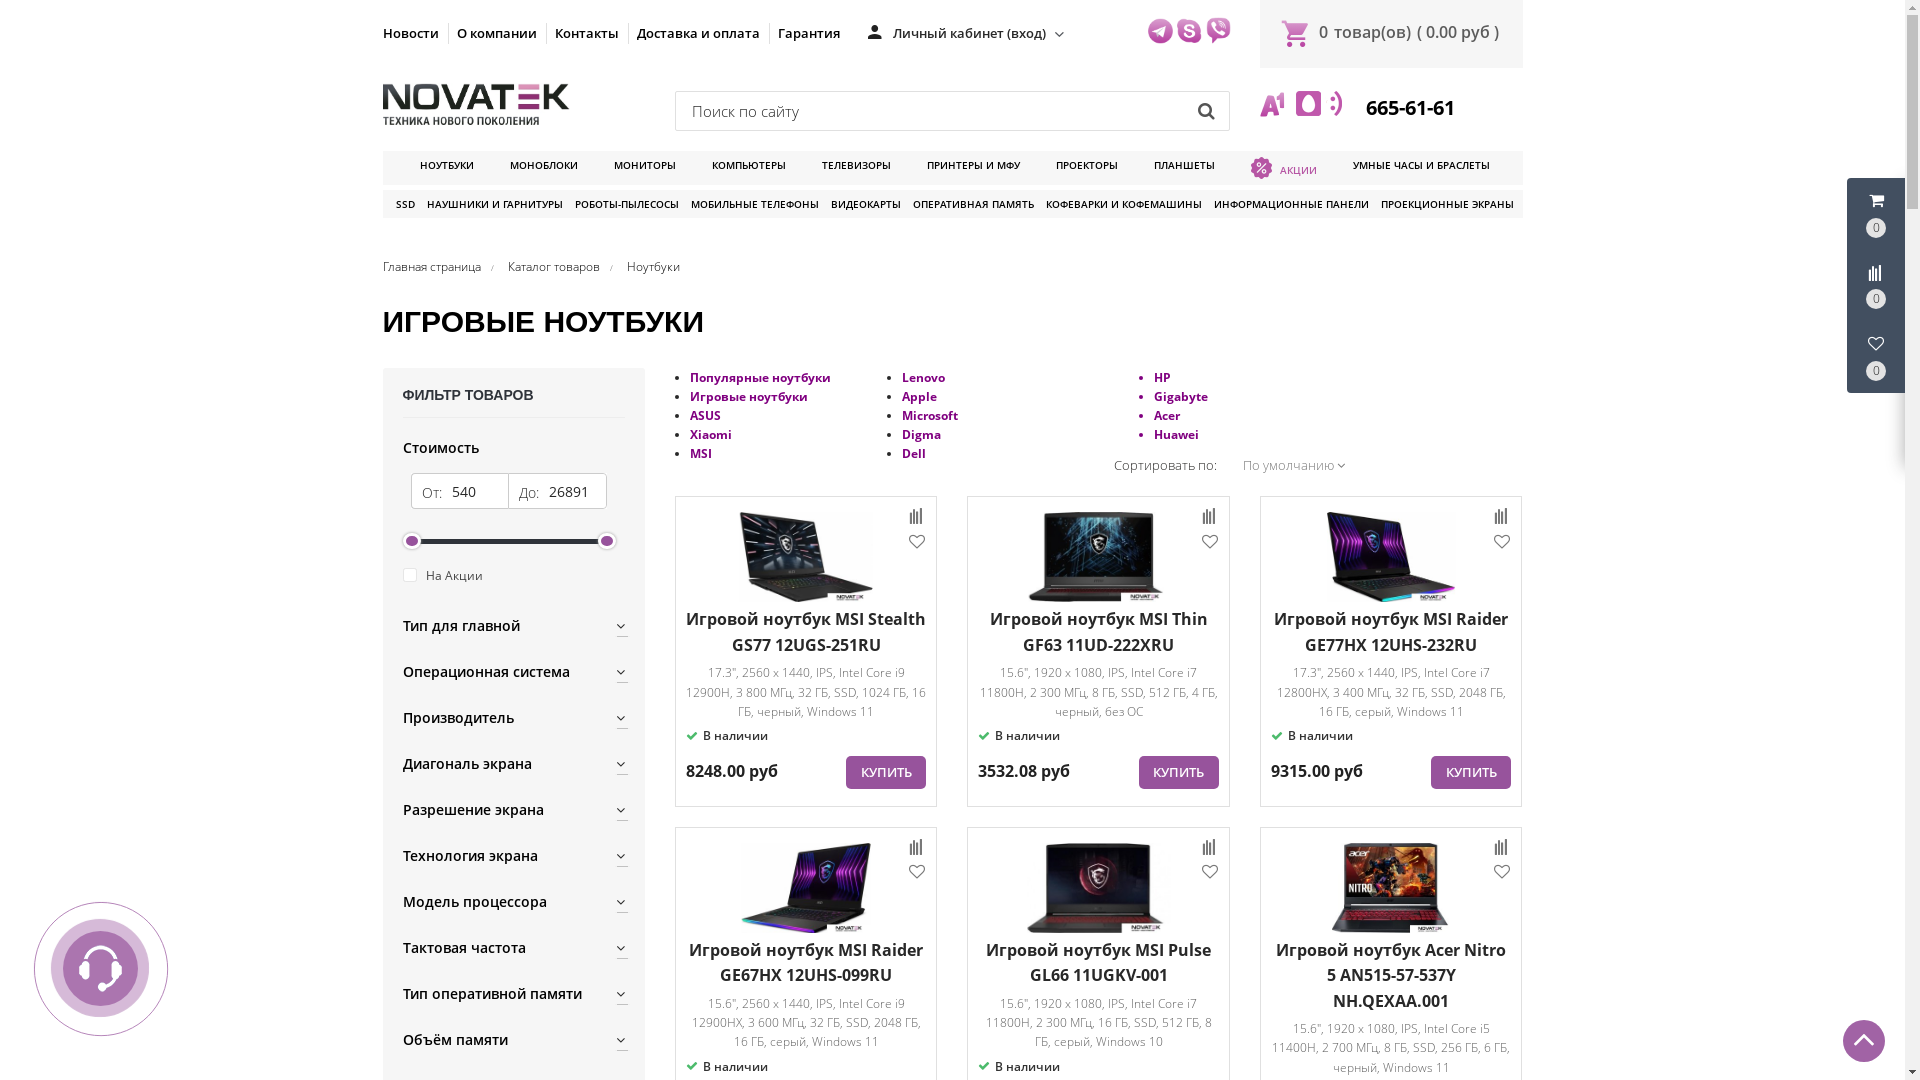 This screenshot has height=1080, width=1920. What do you see at coordinates (1406, 107) in the screenshot?
I see `' 665-61-61'` at bounding box center [1406, 107].